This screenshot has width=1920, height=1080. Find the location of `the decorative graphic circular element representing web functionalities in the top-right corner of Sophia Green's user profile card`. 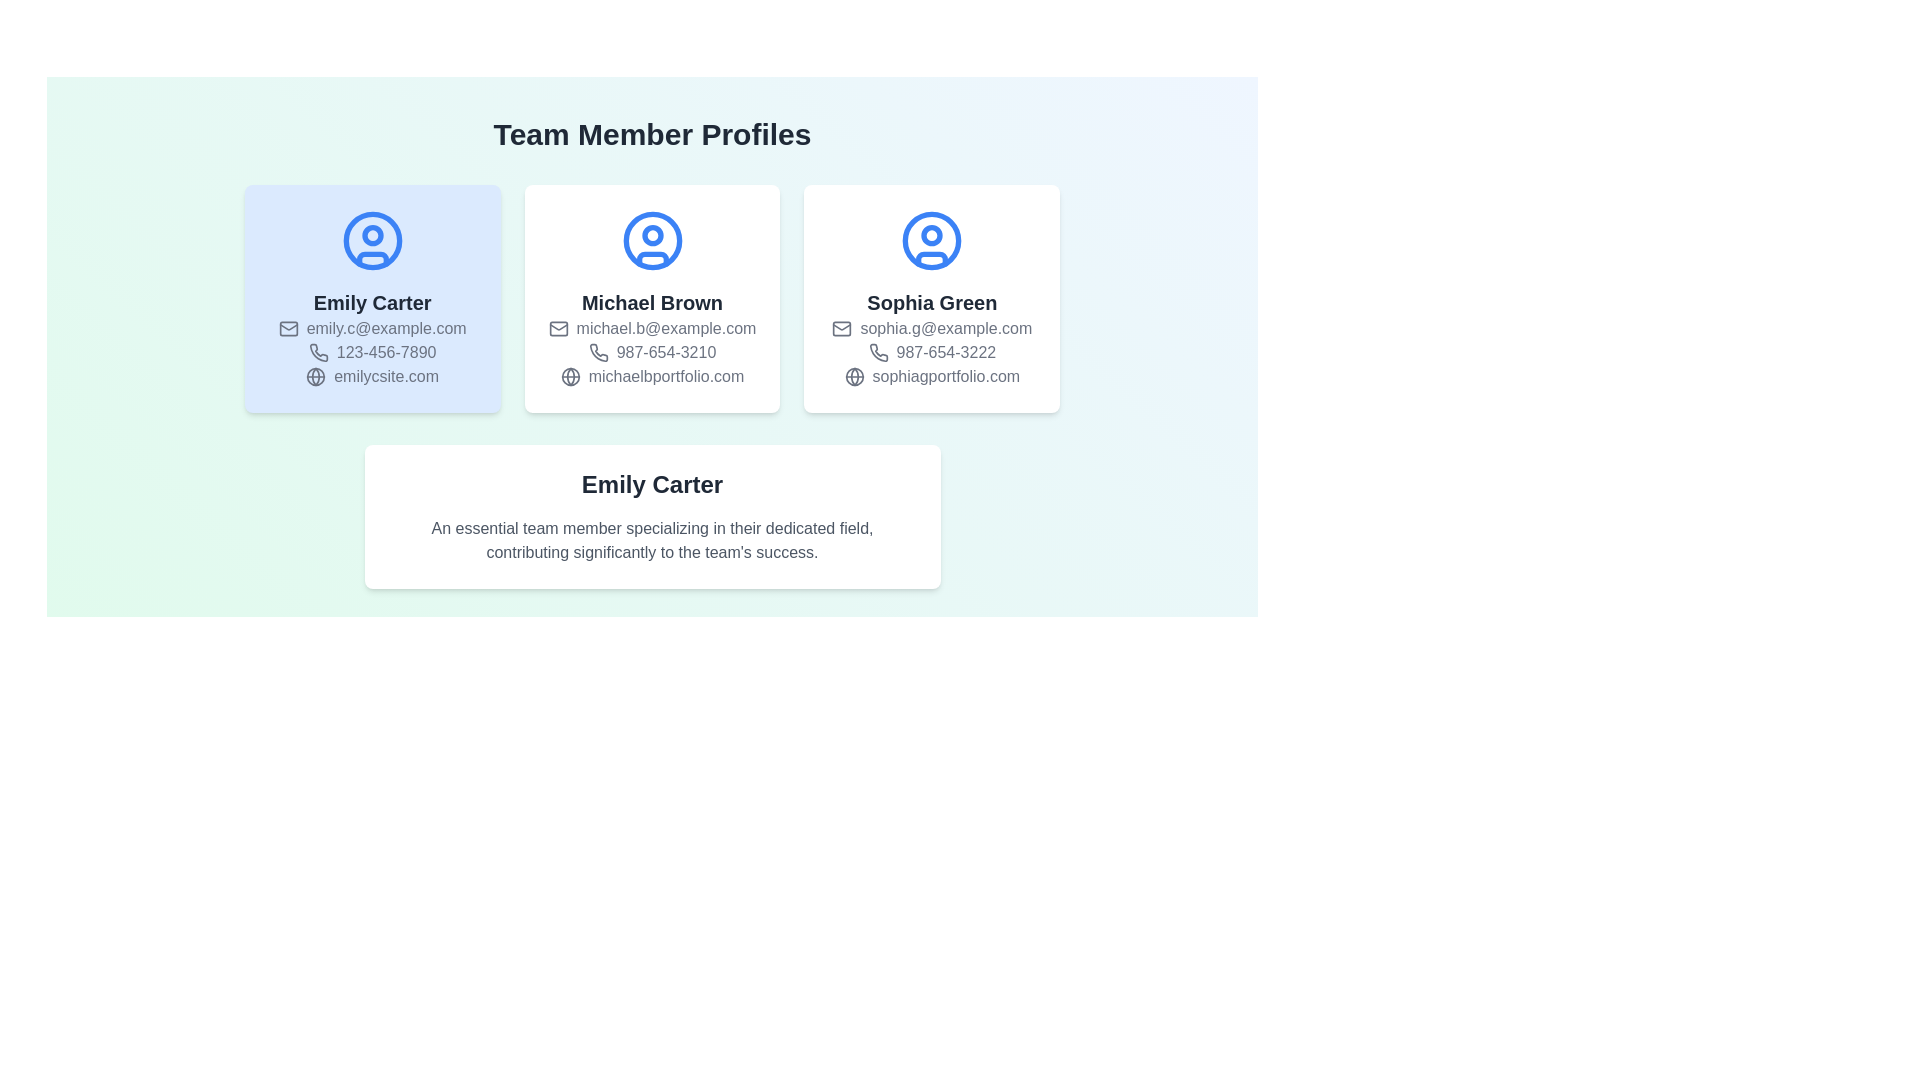

the decorative graphic circular element representing web functionalities in the top-right corner of Sophia Green's user profile card is located at coordinates (854, 377).